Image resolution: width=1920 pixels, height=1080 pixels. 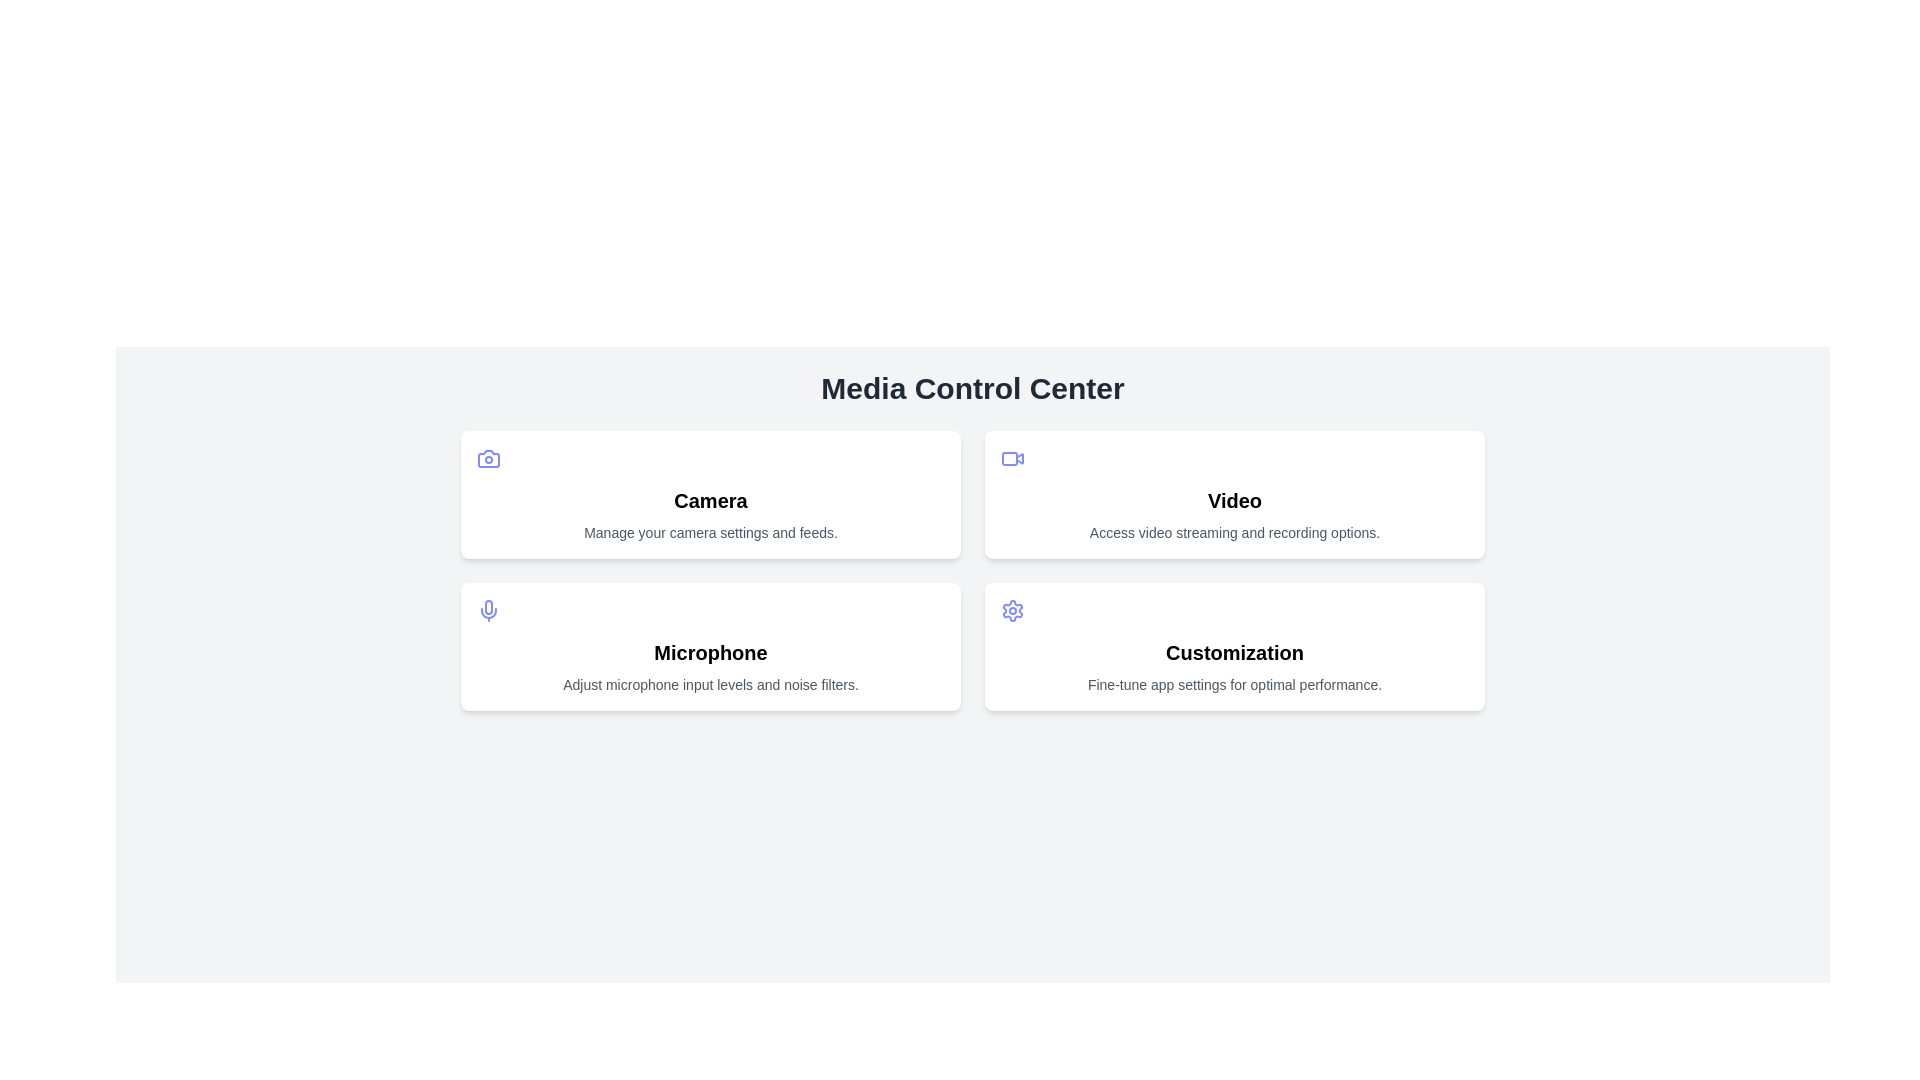 I want to click on the microphone icon located in the upper-left portion of the microphone card section, above the microphone label text, so click(x=489, y=609).